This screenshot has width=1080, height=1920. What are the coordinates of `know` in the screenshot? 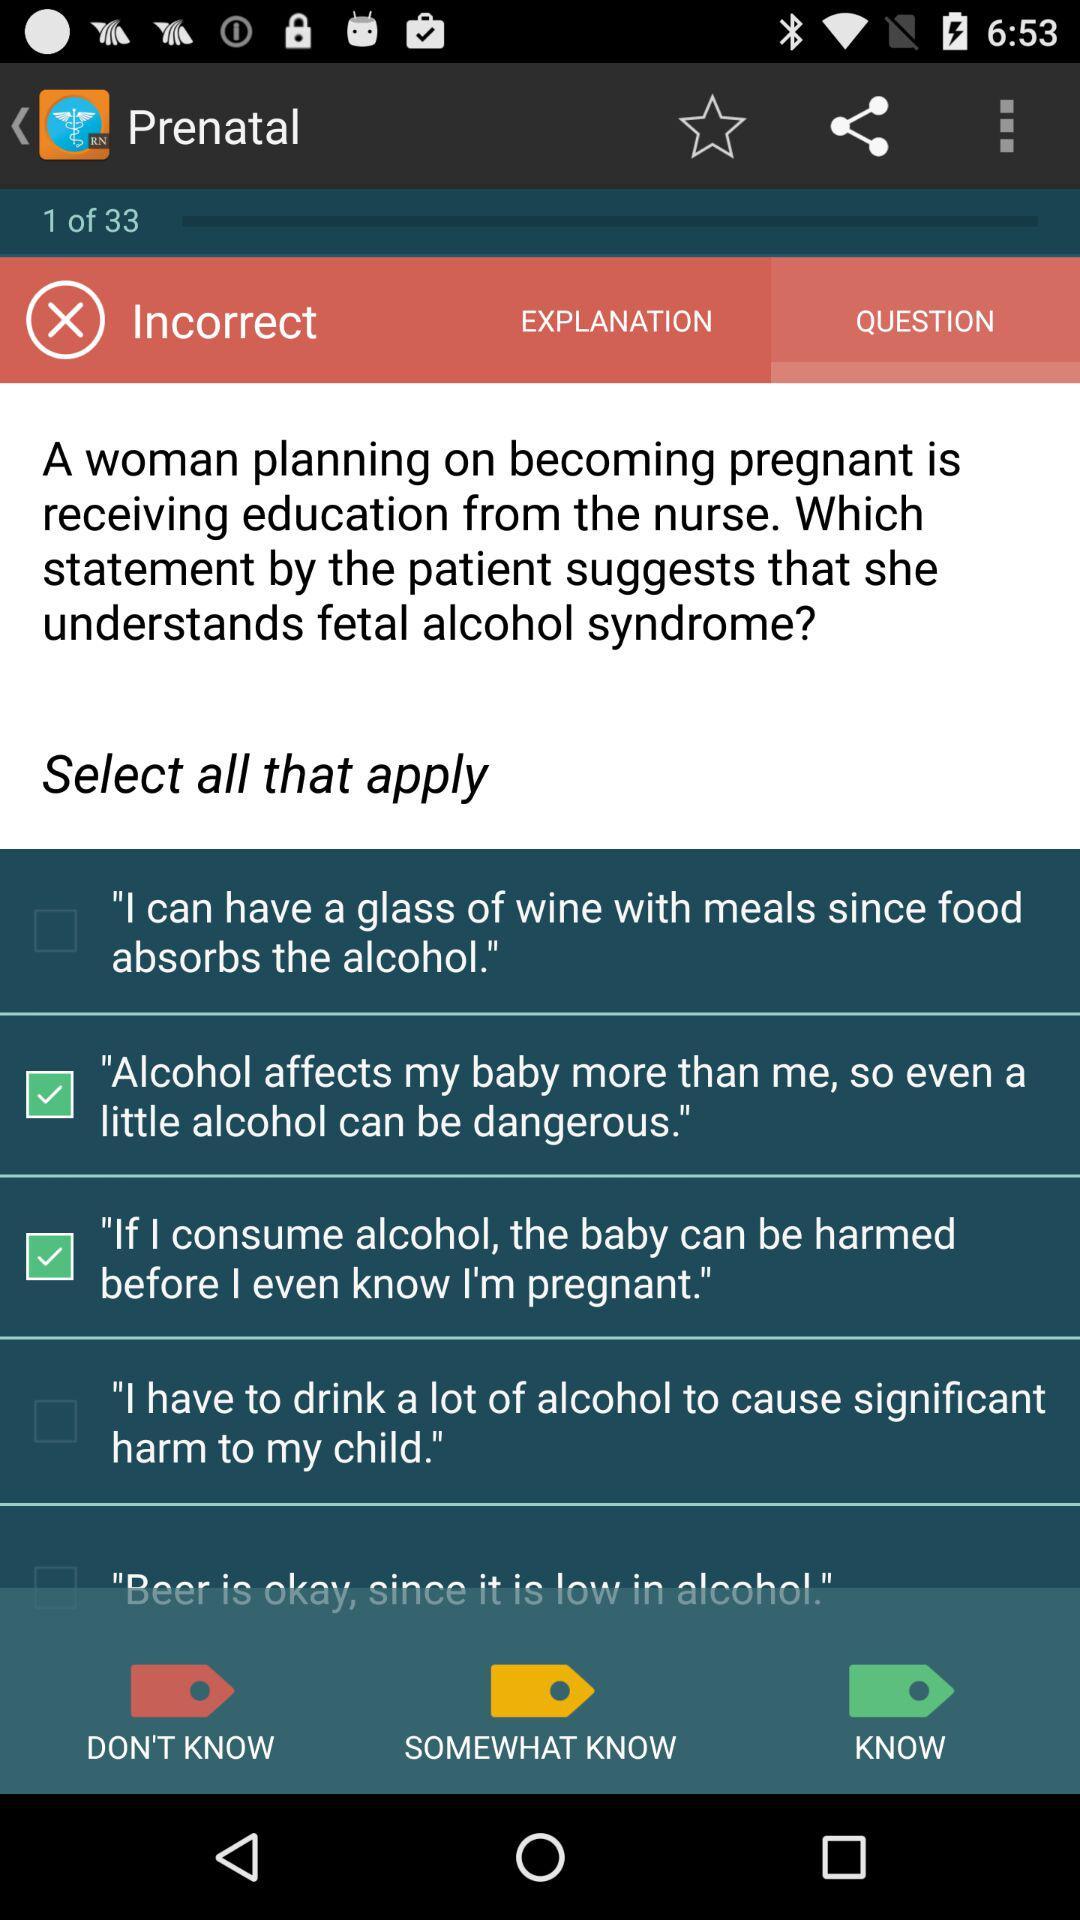 It's located at (898, 1689).